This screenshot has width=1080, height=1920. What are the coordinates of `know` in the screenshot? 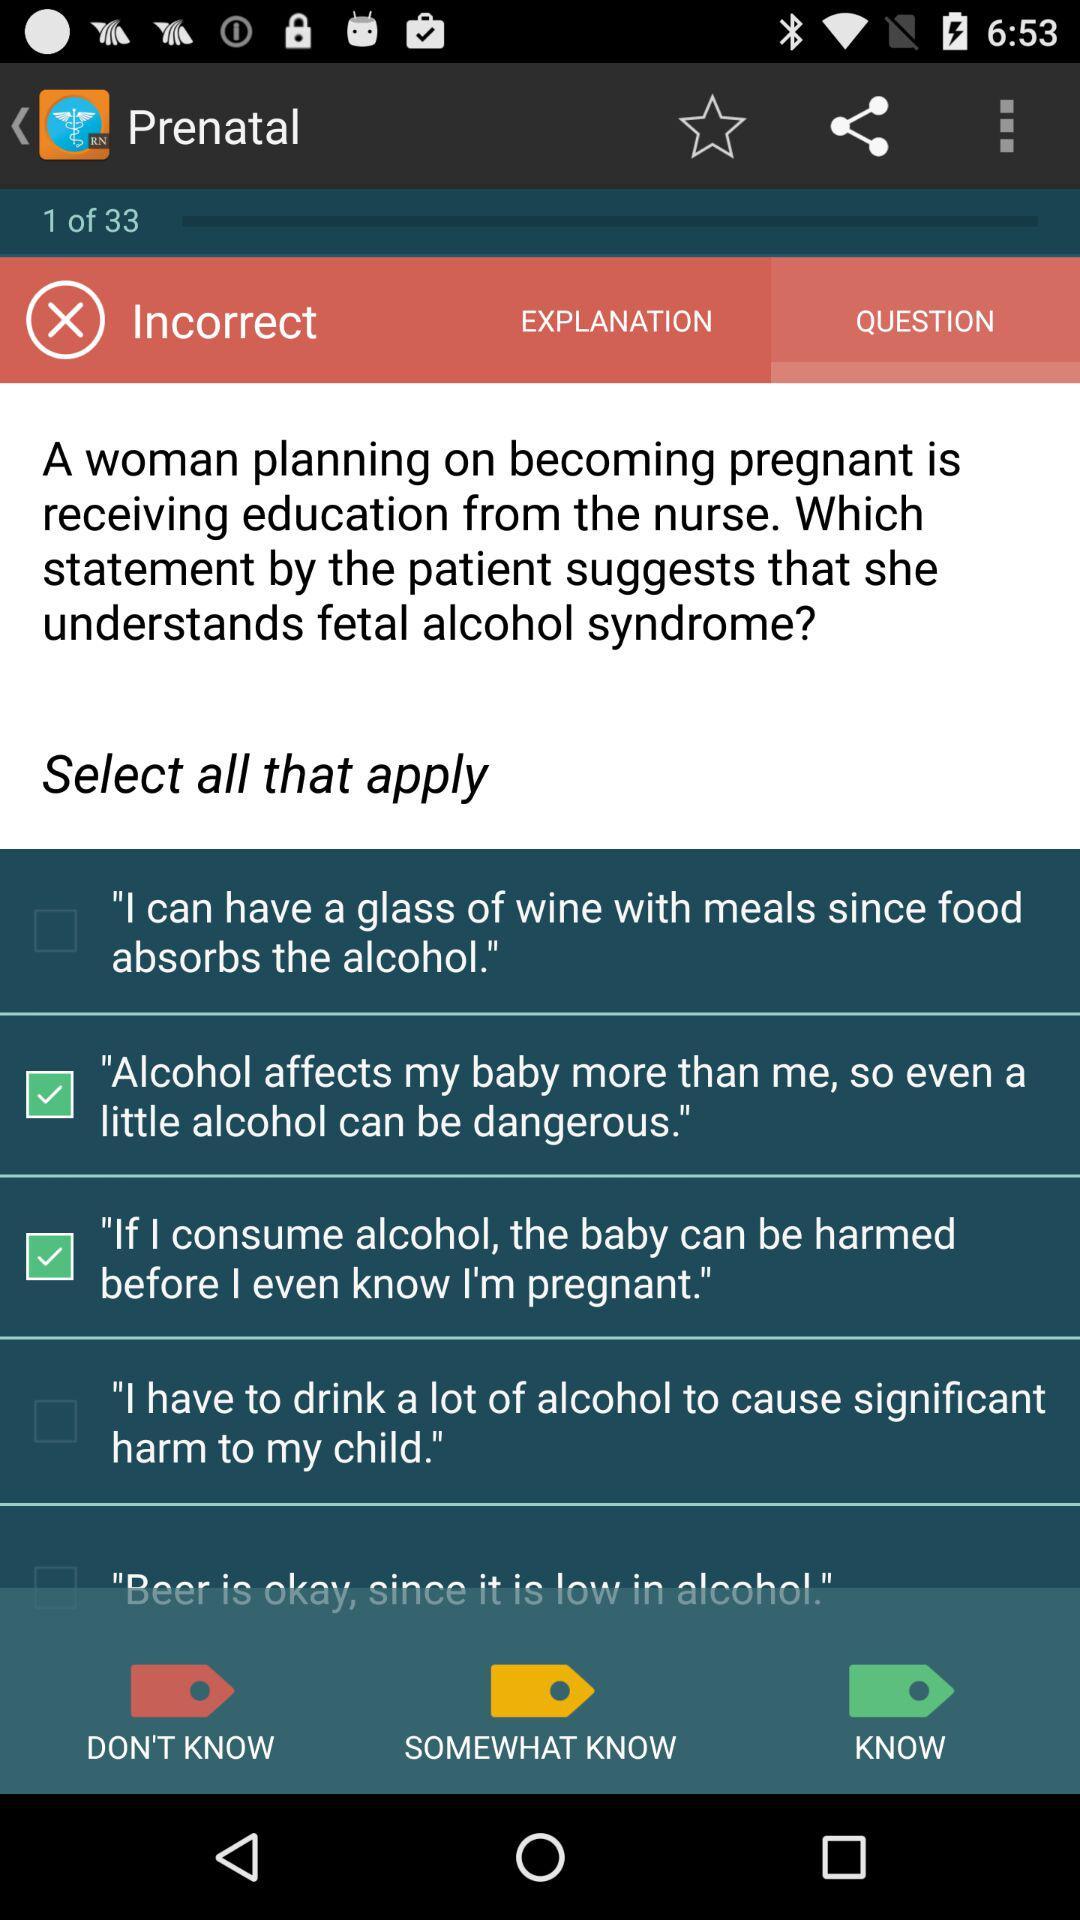 It's located at (898, 1689).